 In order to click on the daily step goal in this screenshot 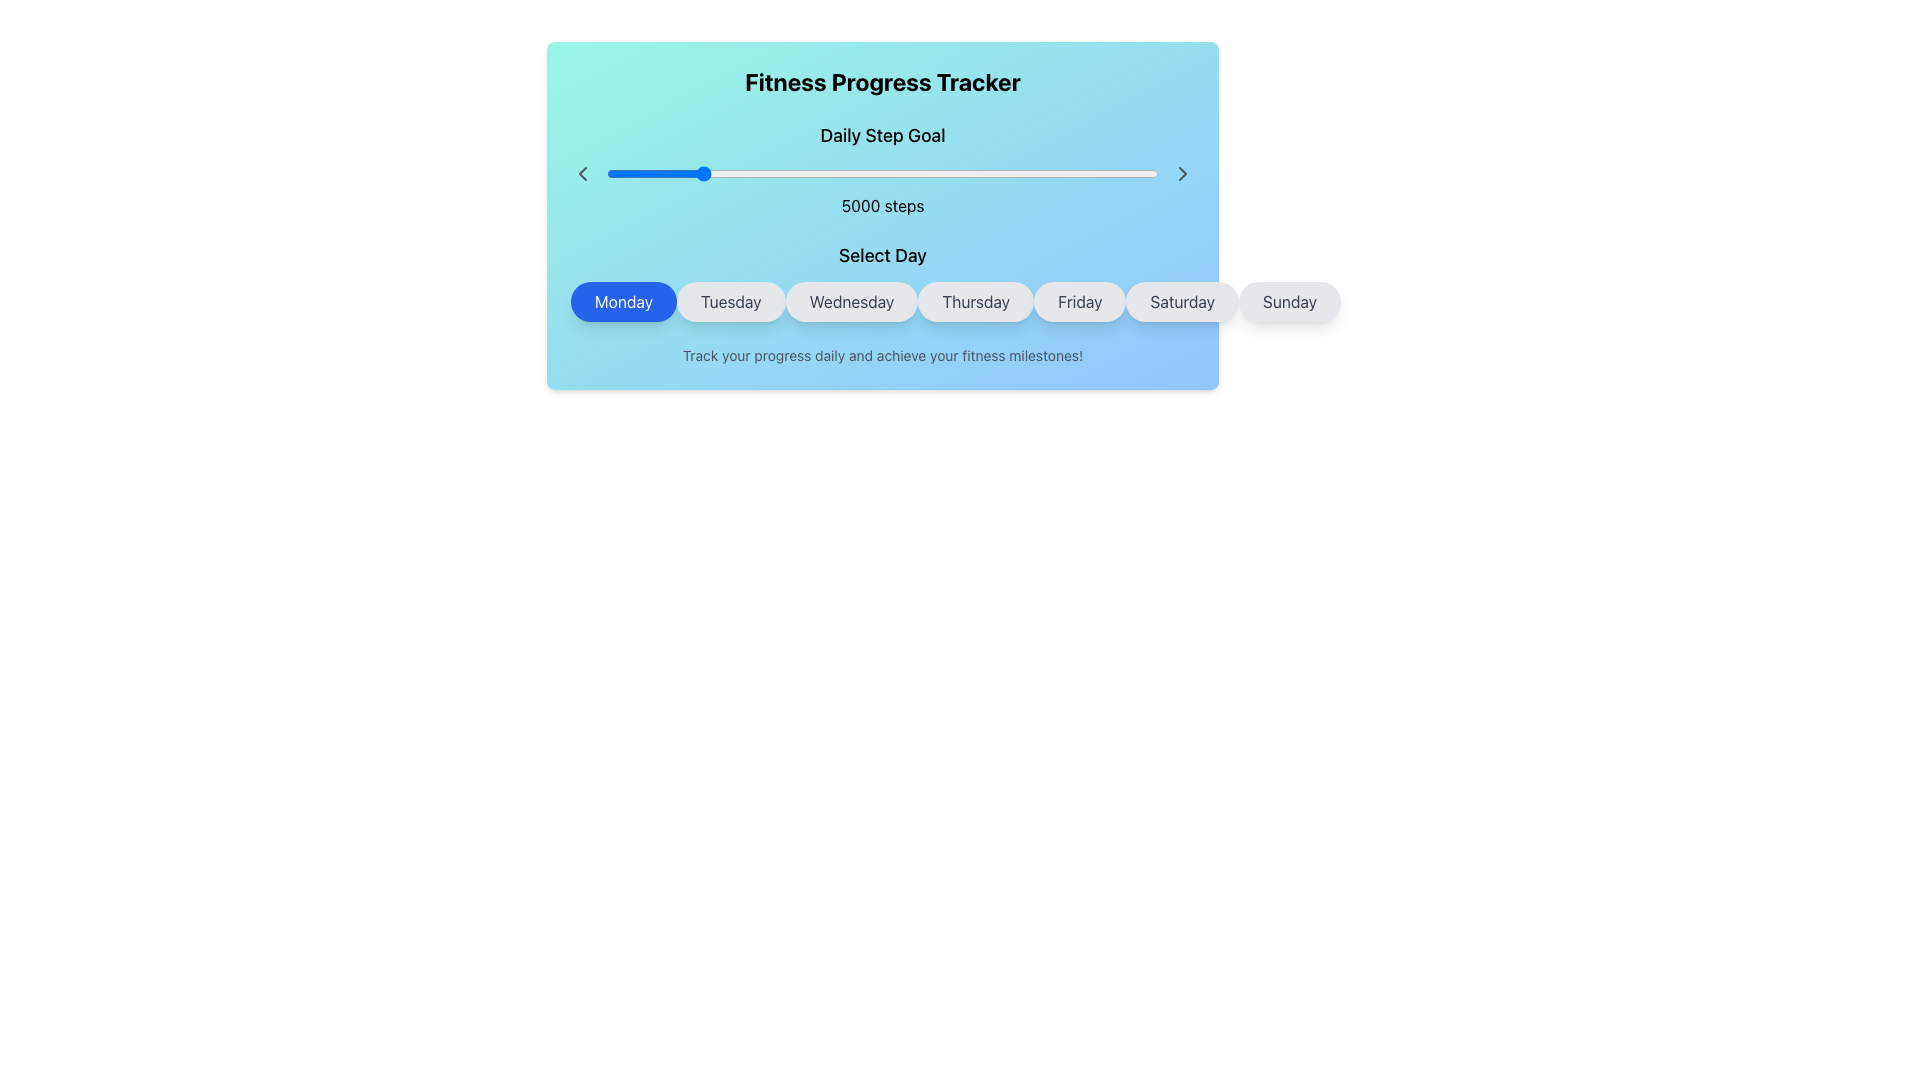, I will do `click(1009, 172)`.